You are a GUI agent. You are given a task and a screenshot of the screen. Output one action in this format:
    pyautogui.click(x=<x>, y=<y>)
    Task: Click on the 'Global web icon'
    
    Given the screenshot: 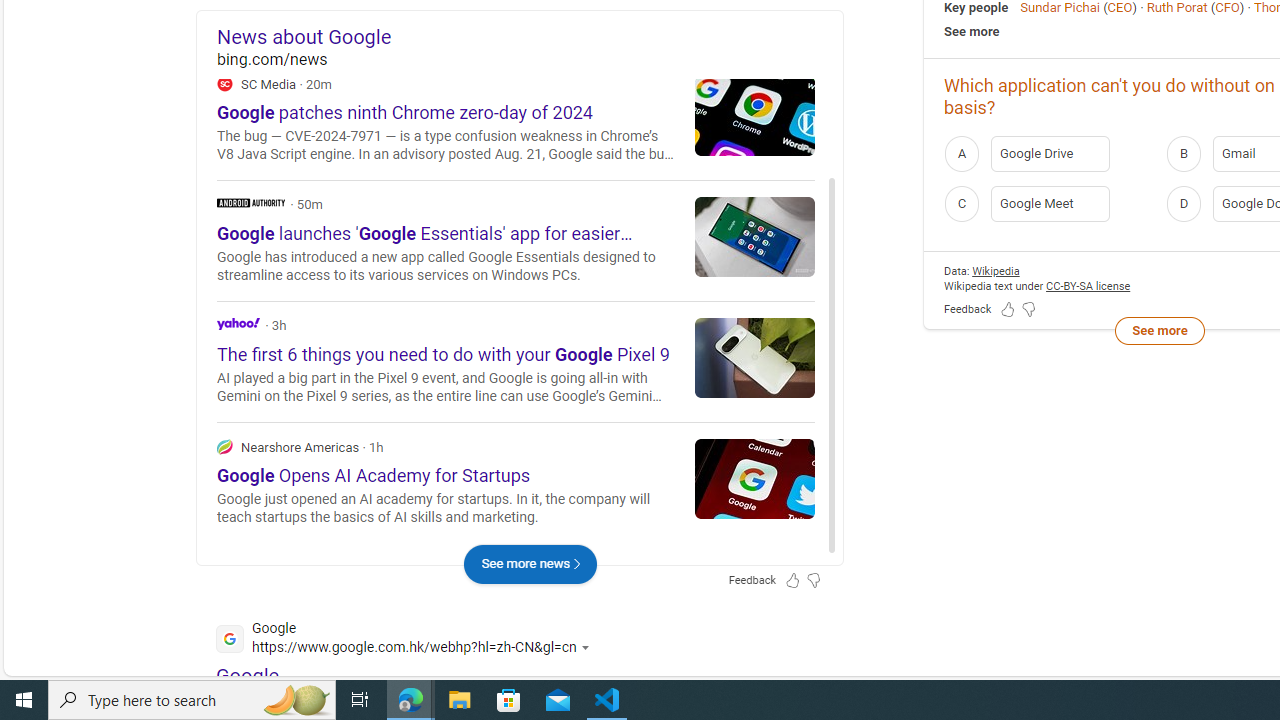 What is the action you would take?
    pyautogui.click(x=229, y=638)
    